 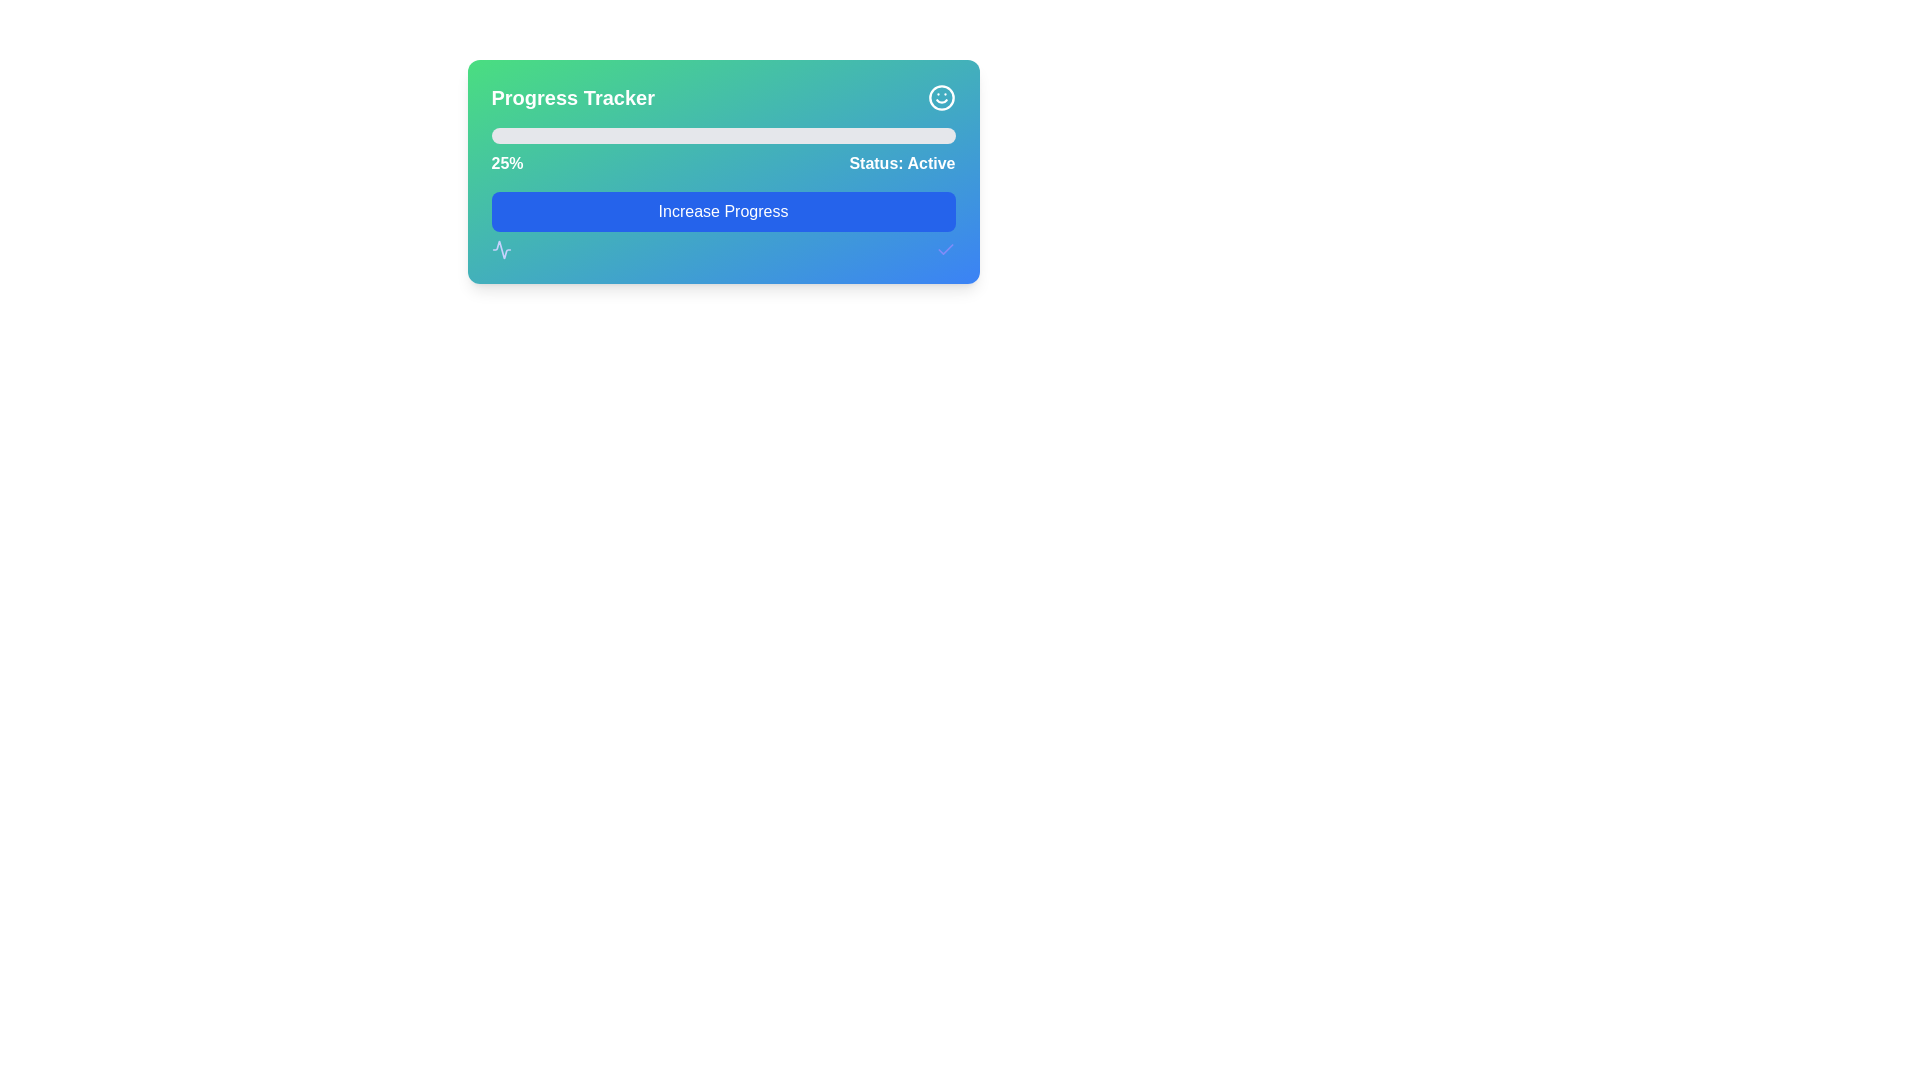 I want to click on the Progress Bar Segment within the 'Progress Tracker' interface, so click(x=549, y=135).